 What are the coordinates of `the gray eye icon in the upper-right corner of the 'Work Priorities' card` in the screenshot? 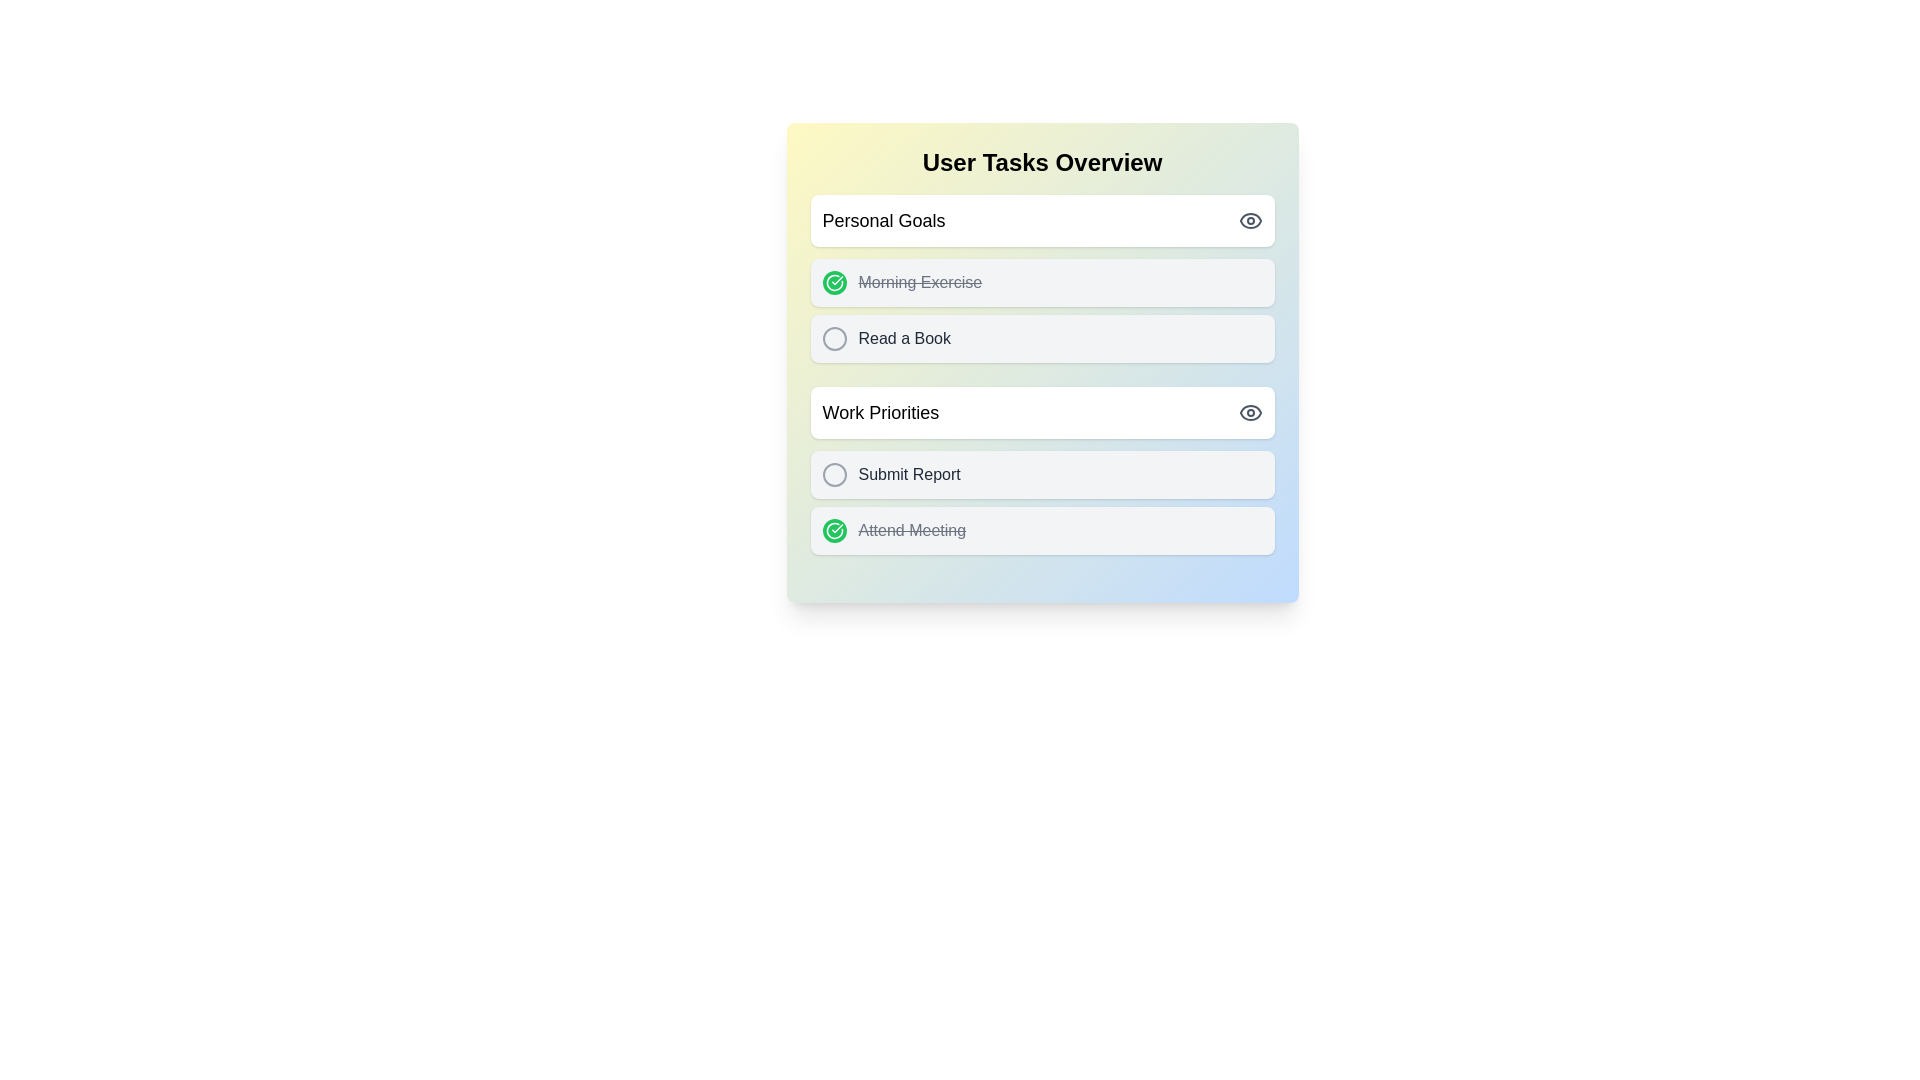 It's located at (1249, 411).